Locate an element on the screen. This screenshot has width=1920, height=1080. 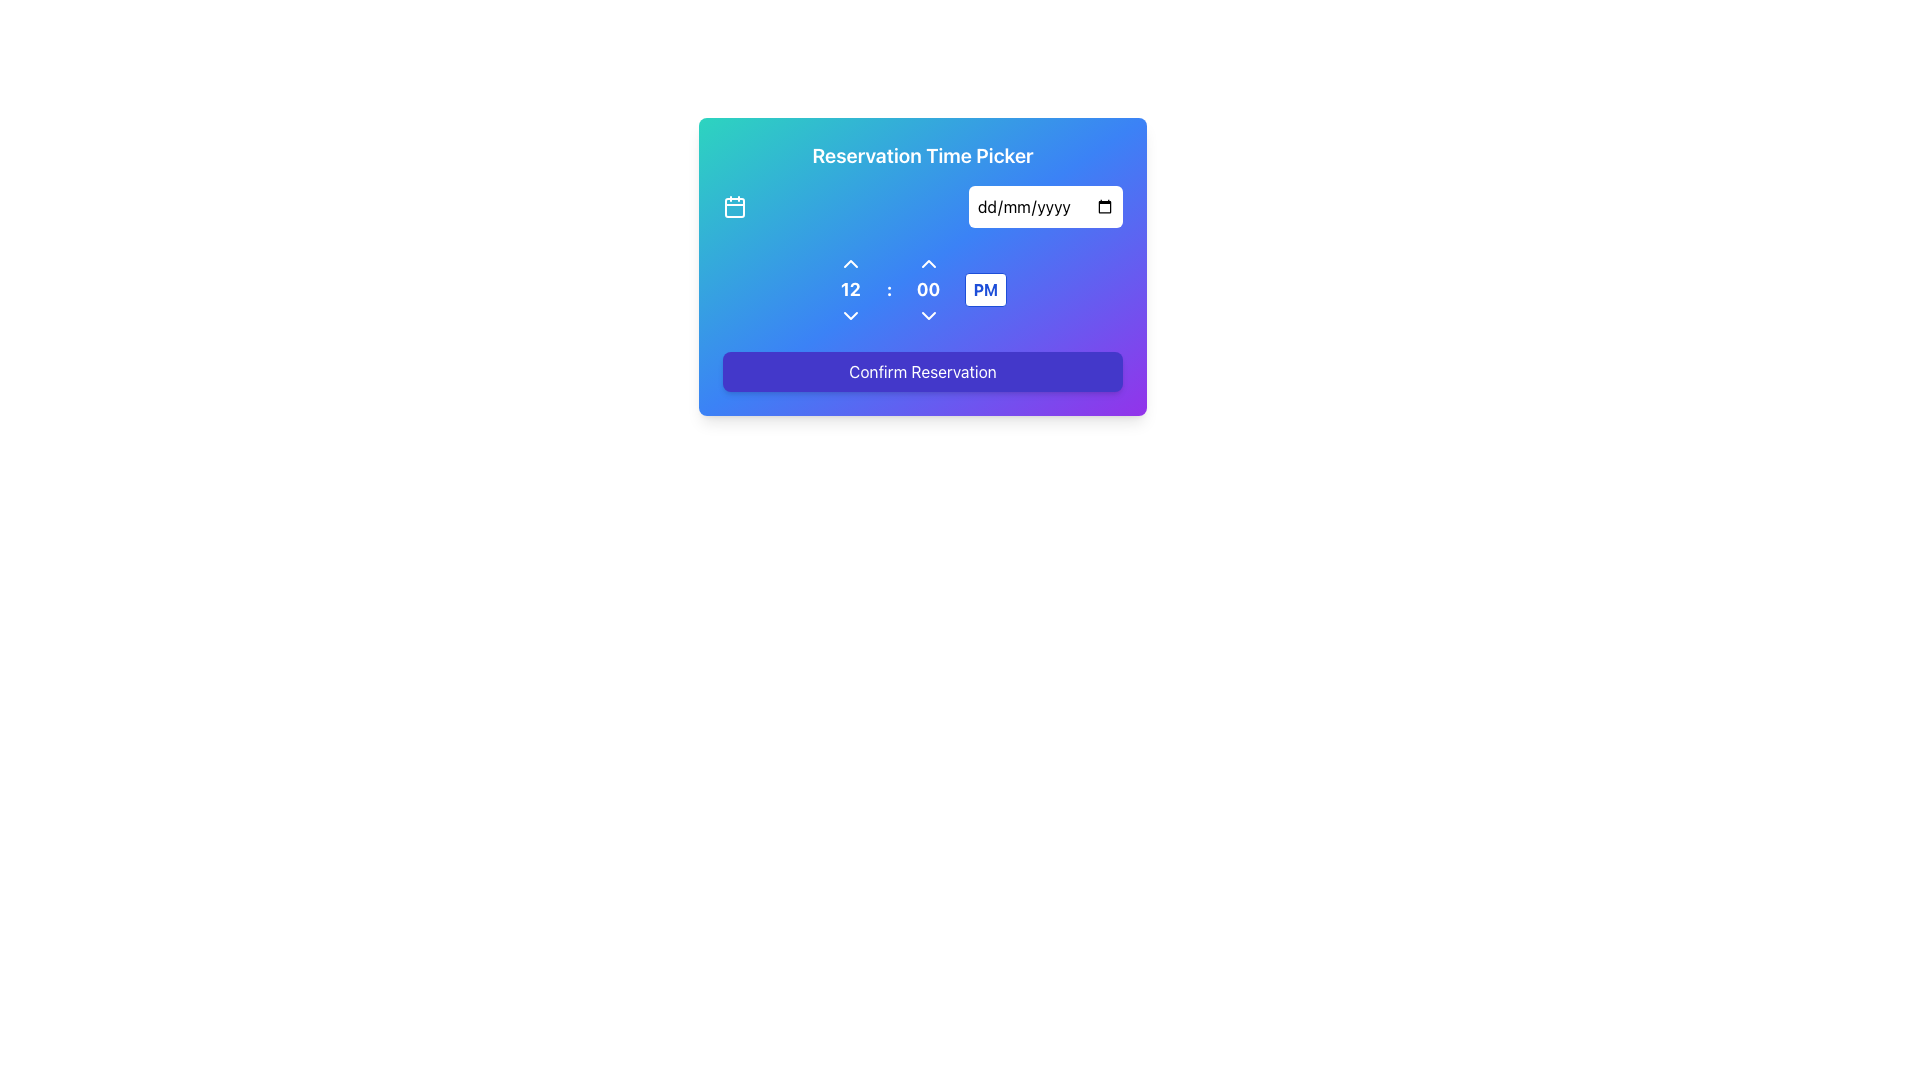
the 'PM' button, which is a rectangular button with a white background and blue border is located at coordinates (985, 289).